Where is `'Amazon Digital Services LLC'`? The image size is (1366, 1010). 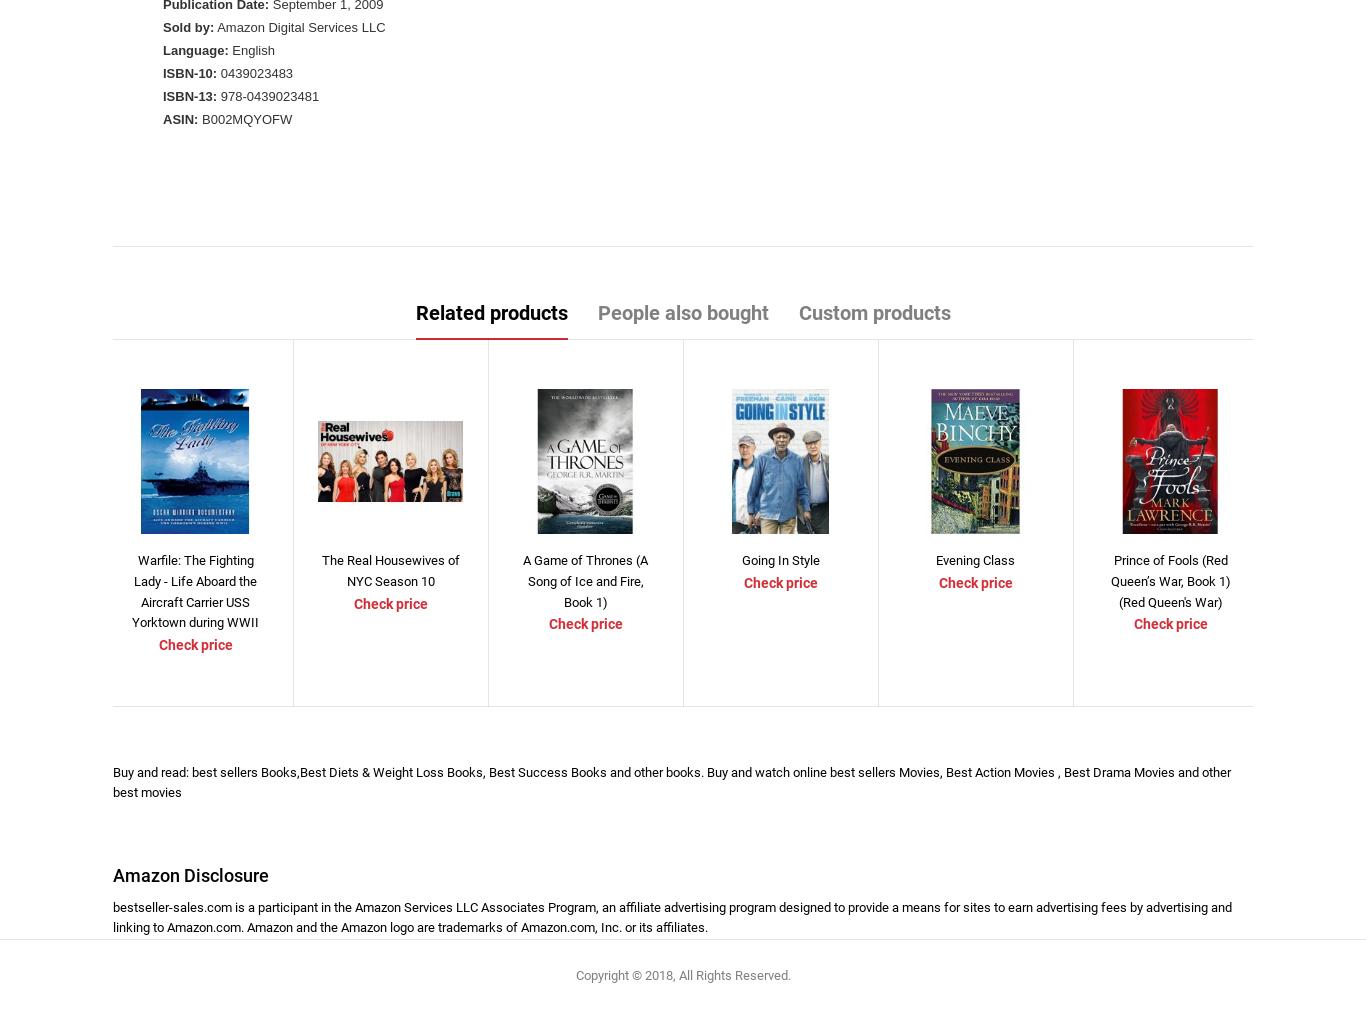
'Amazon Digital Services LLC' is located at coordinates (213, 26).